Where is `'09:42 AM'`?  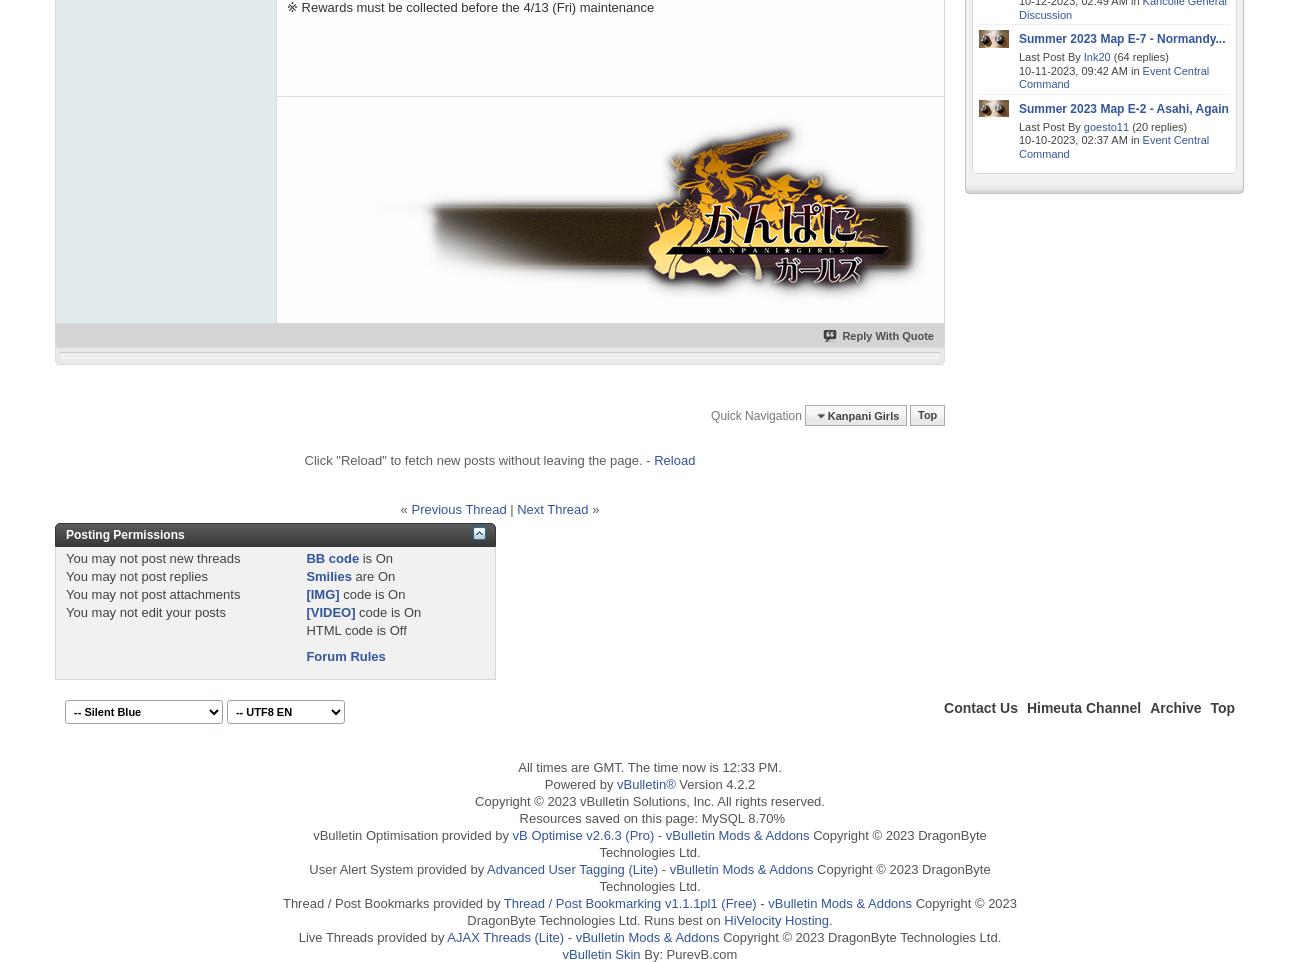
'09:42 AM' is located at coordinates (1102, 70).